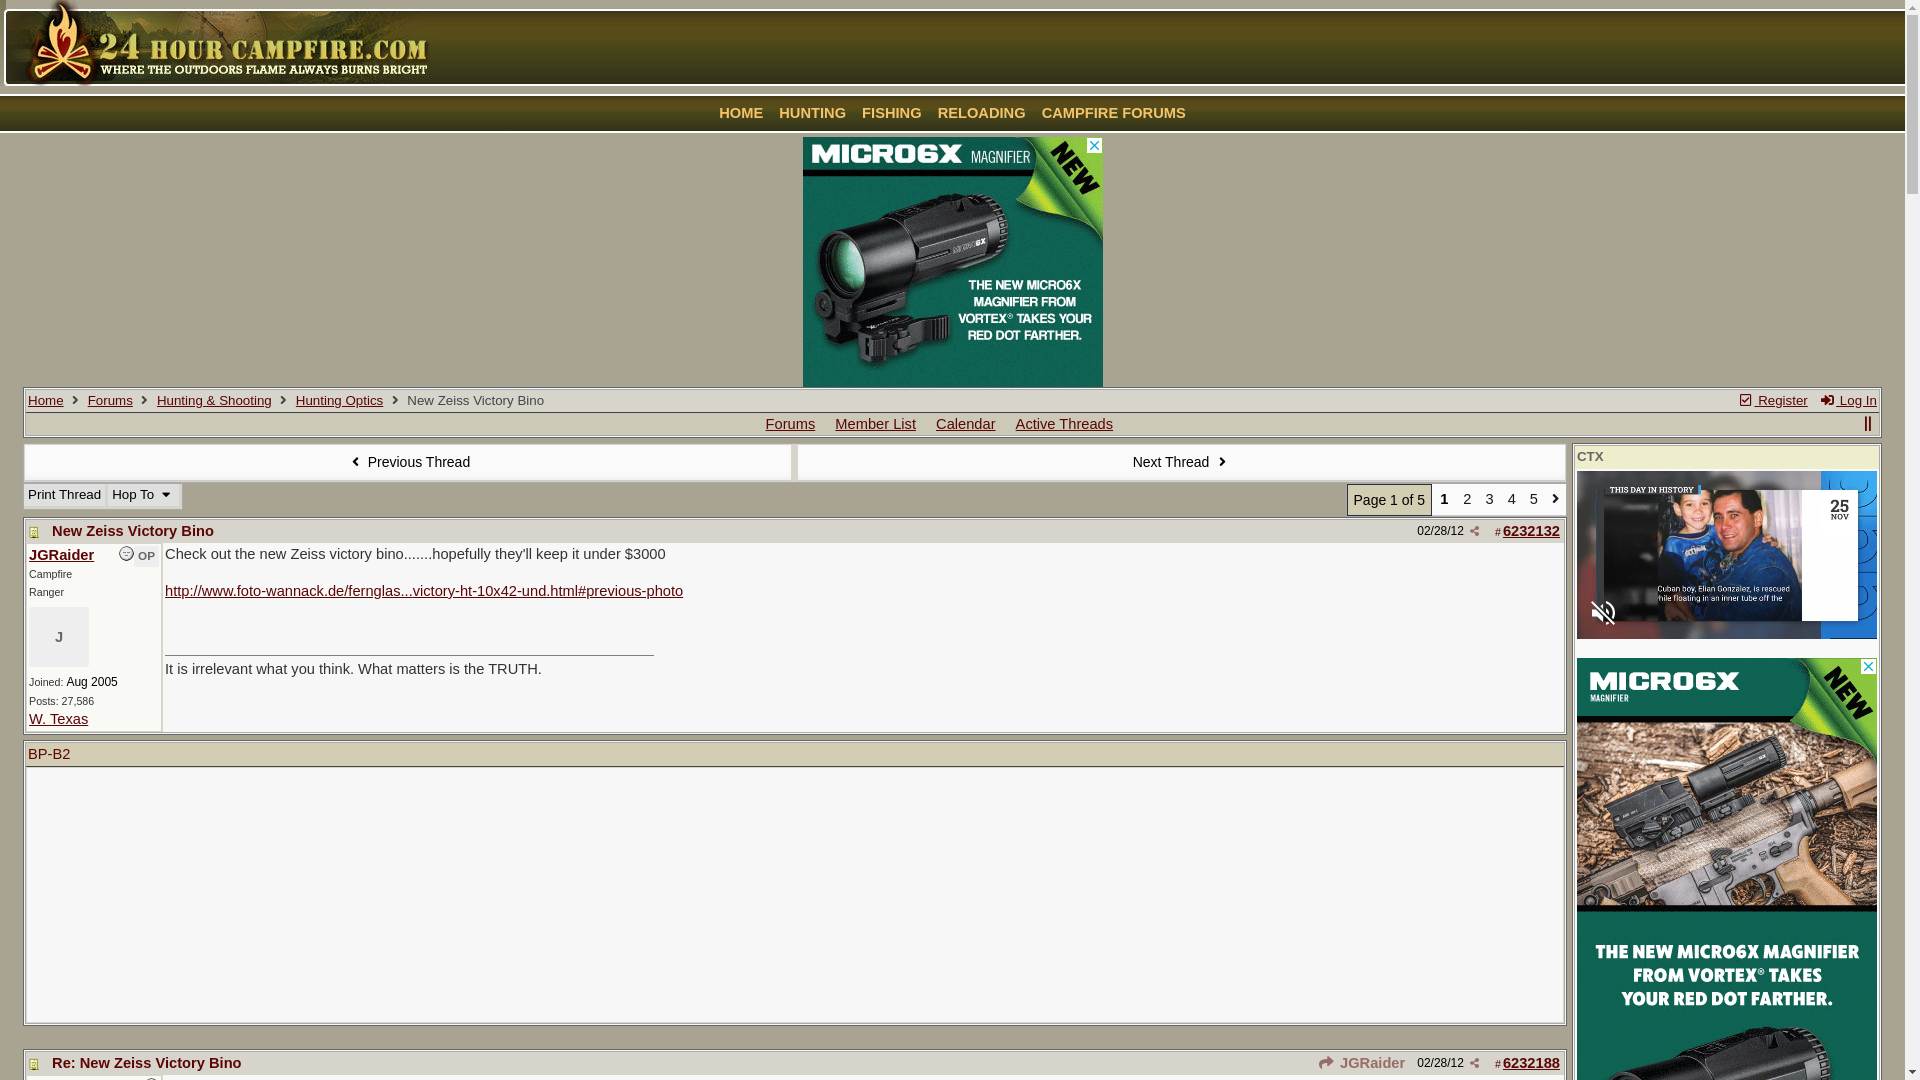 The height and width of the screenshot is (1080, 1920). Describe the element at coordinates (339, 400) in the screenshot. I see `'Hunting Optics'` at that location.